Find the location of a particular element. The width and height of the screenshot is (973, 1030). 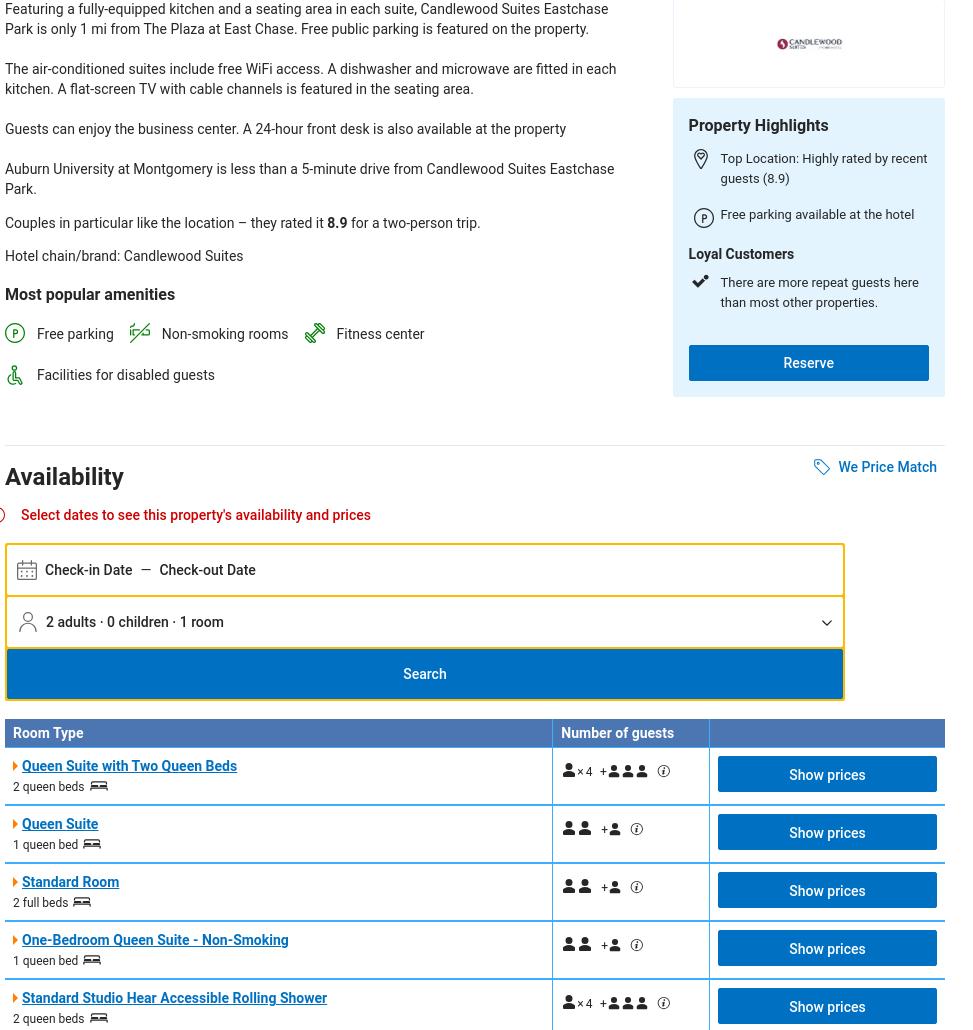

'Search' is located at coordinates (402, 673).